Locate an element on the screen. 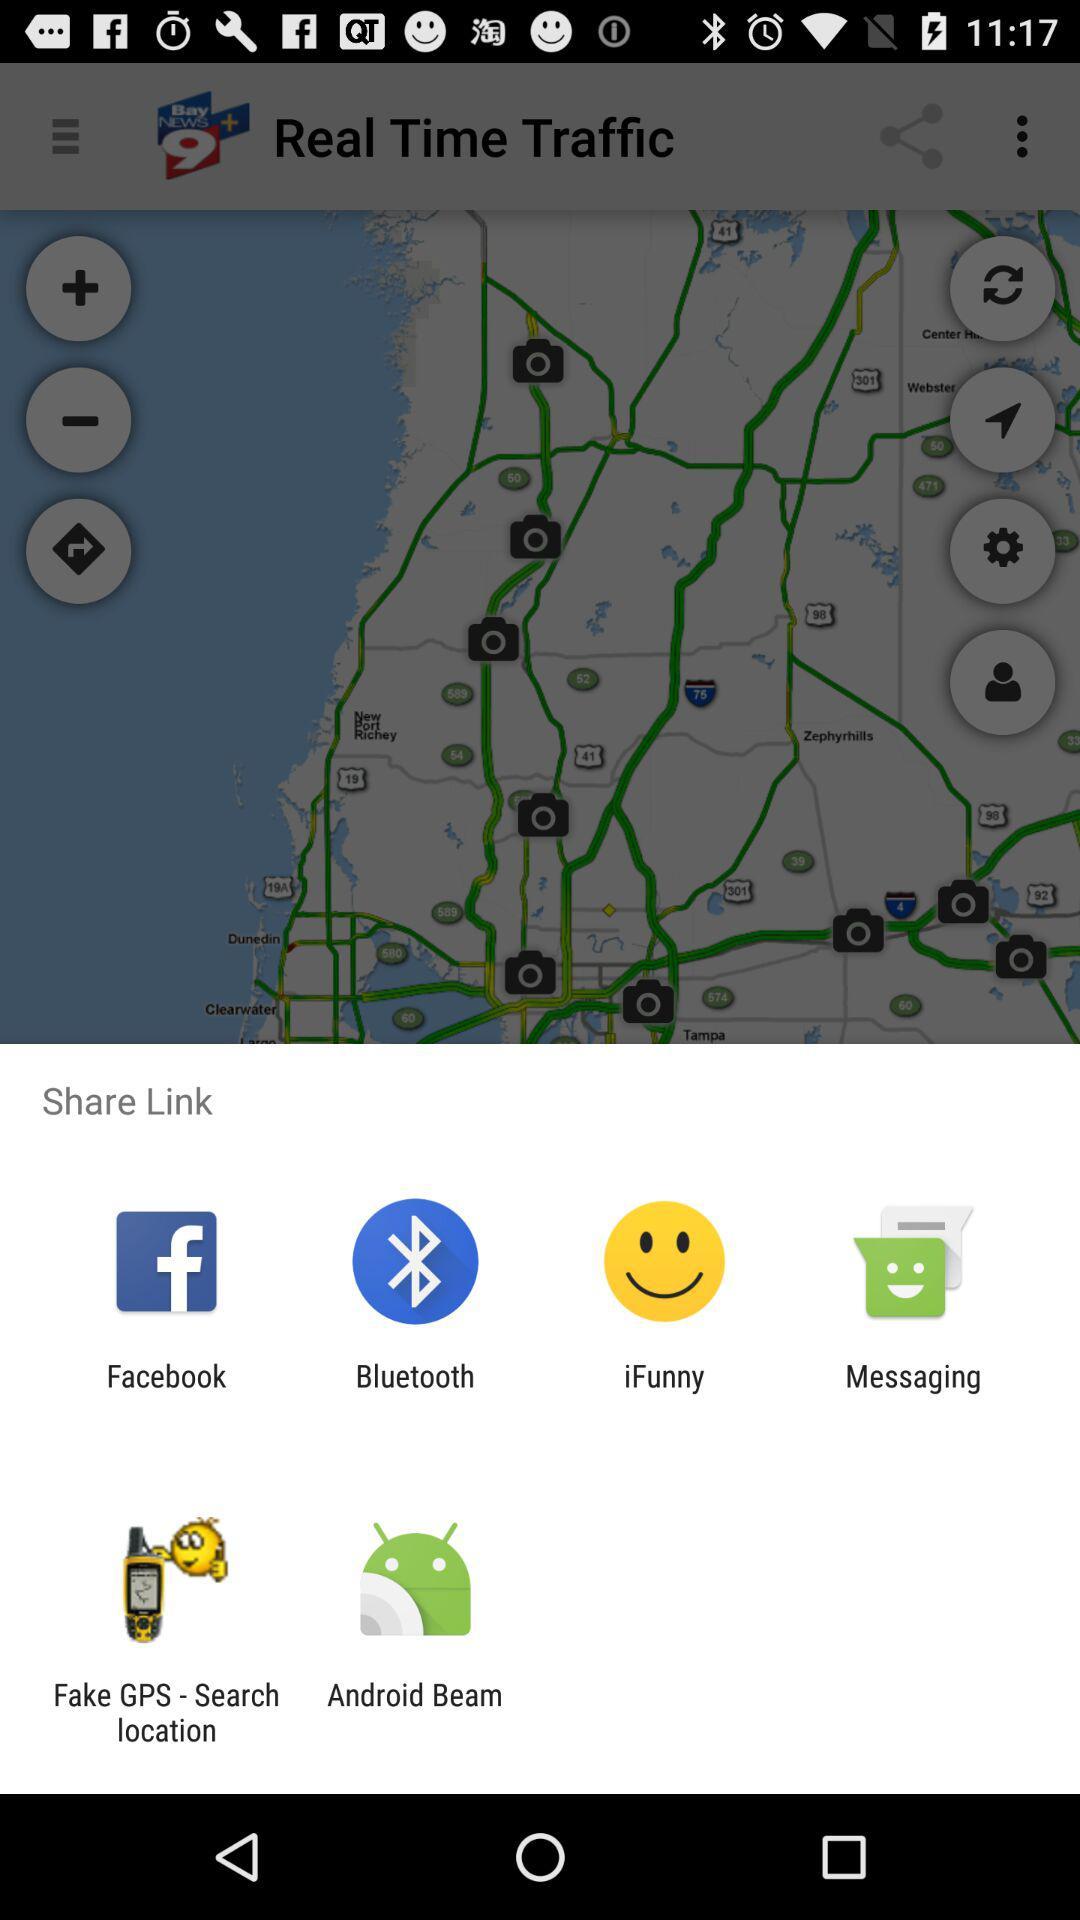  bluetooth is located at coordinates (414, 1392).